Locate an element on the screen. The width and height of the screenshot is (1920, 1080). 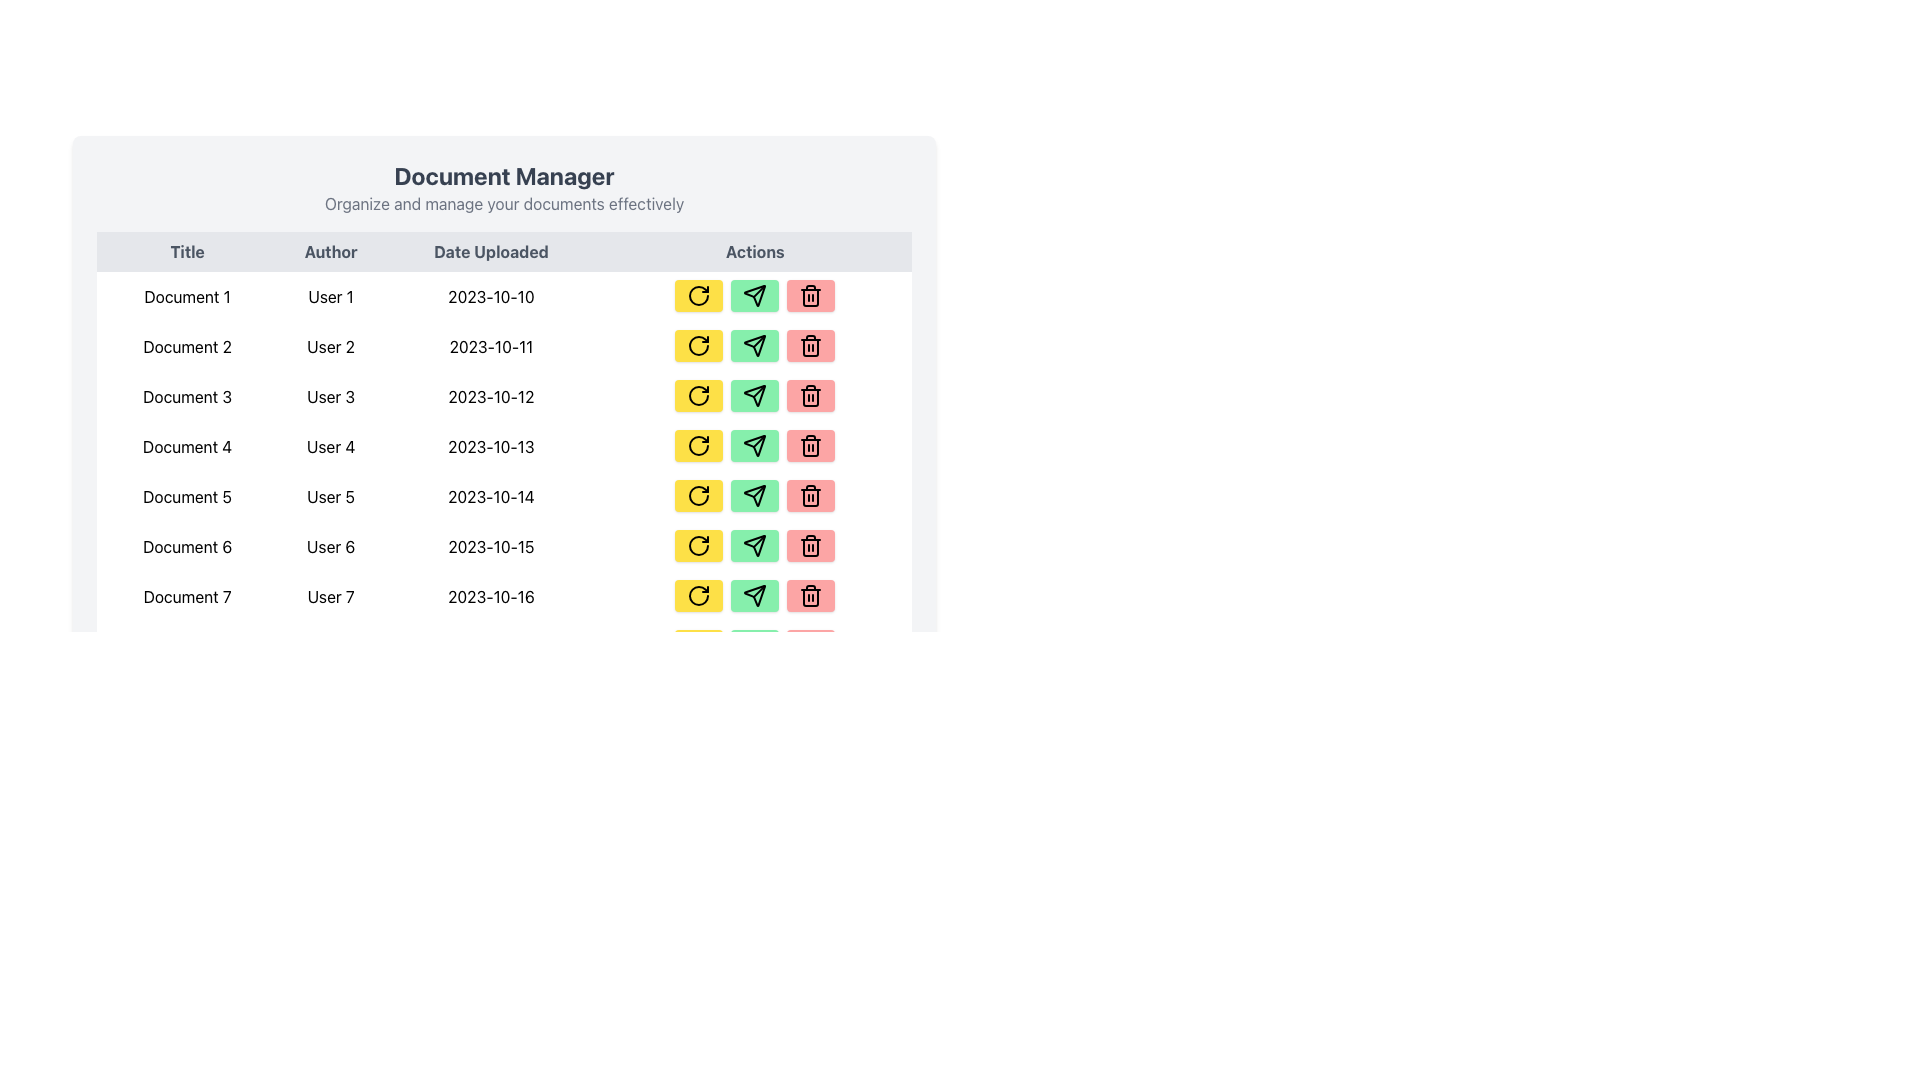
the 'send' button with a paper plane icon in the fifth row of the table for 'Document 5' is located at coordinates (754, 396).